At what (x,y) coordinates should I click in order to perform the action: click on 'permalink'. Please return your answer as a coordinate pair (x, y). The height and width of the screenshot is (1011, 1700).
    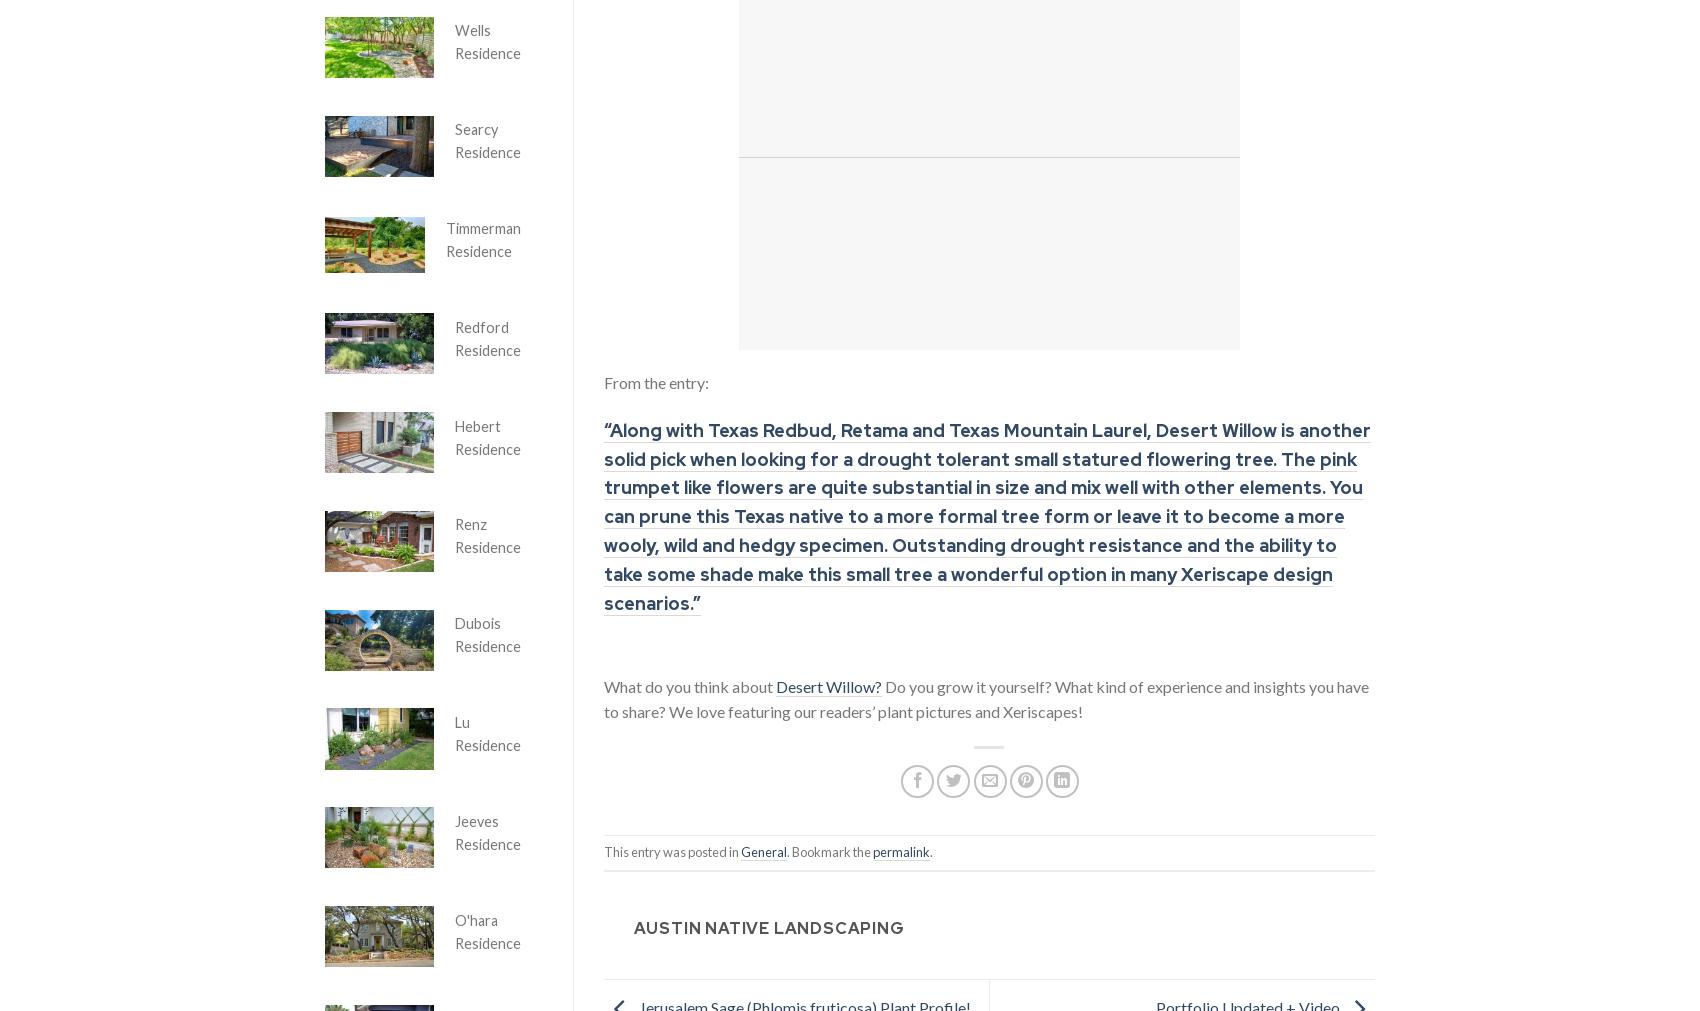
    Looking at the image, I should click on (900, 851).